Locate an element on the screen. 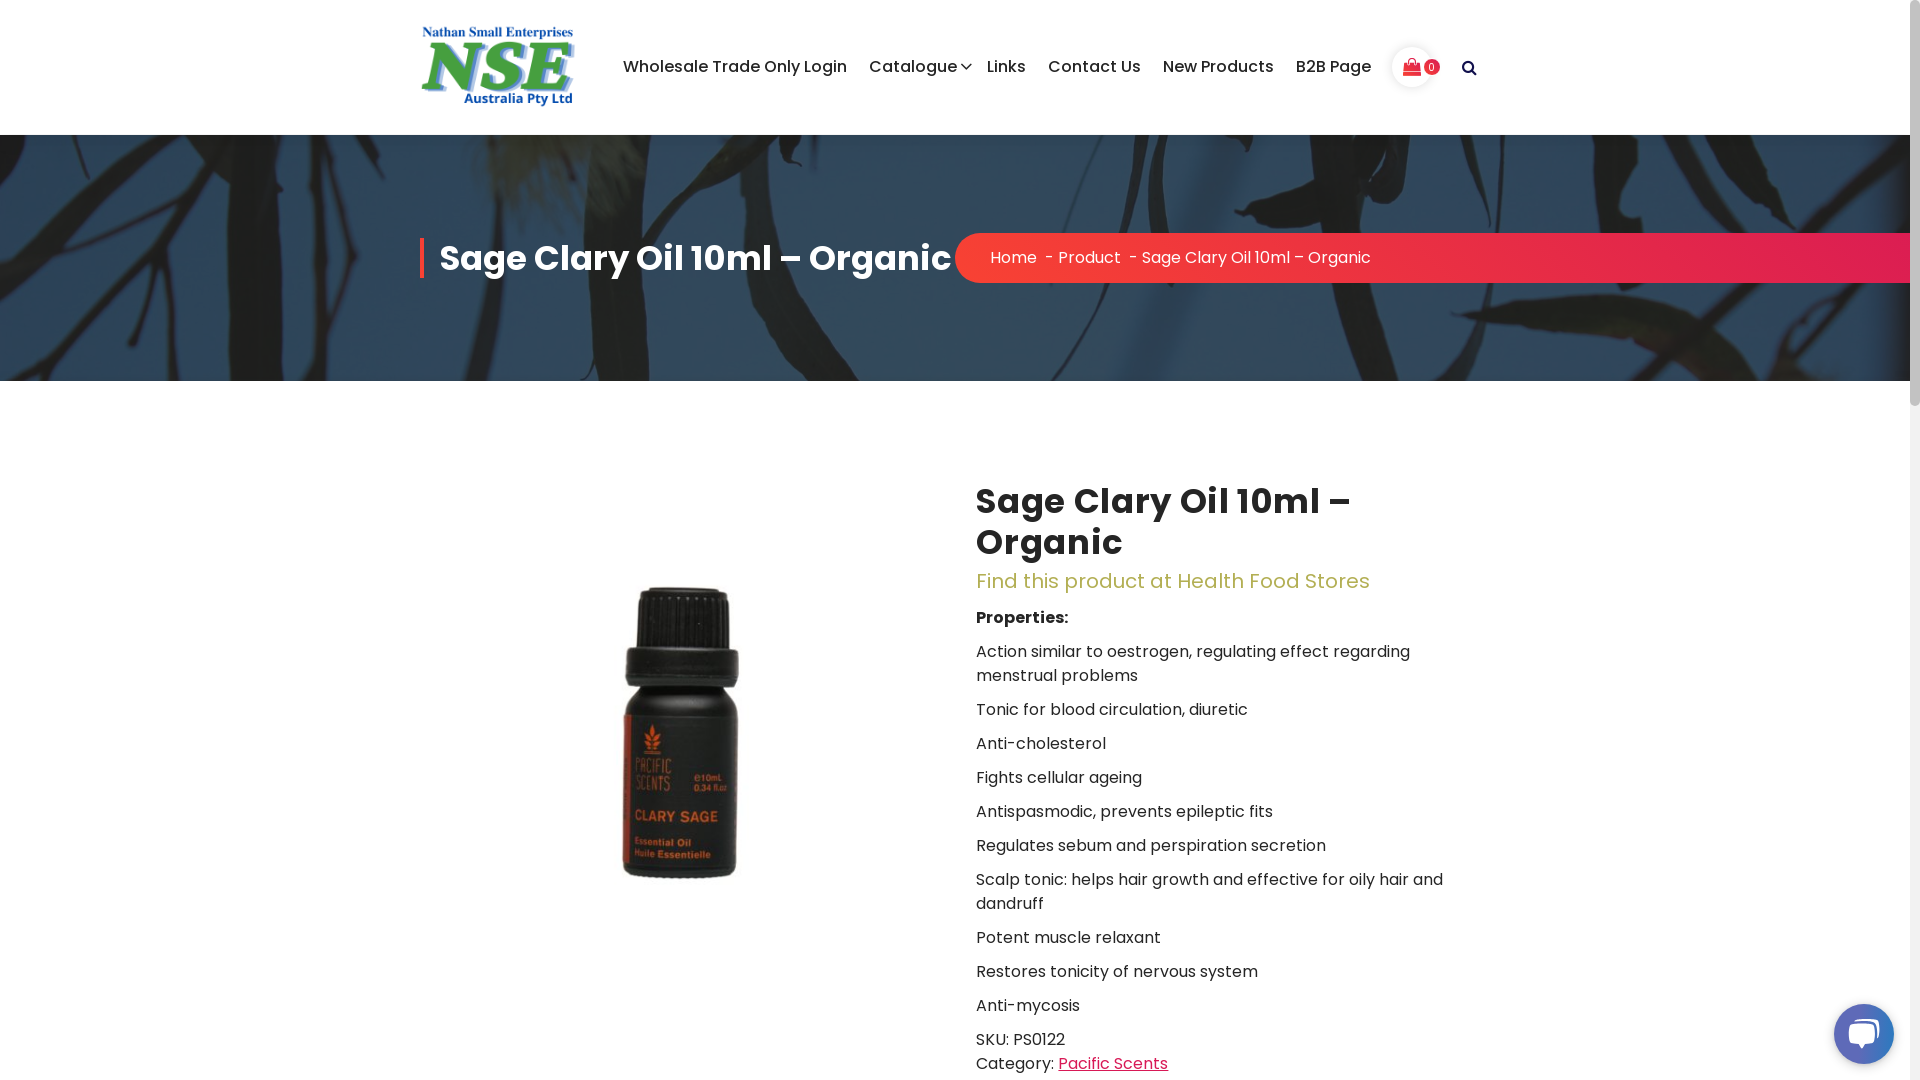 This screenshot has width=1920, height=1080. 'Contact Us' is located at coordinates (1093, 65).